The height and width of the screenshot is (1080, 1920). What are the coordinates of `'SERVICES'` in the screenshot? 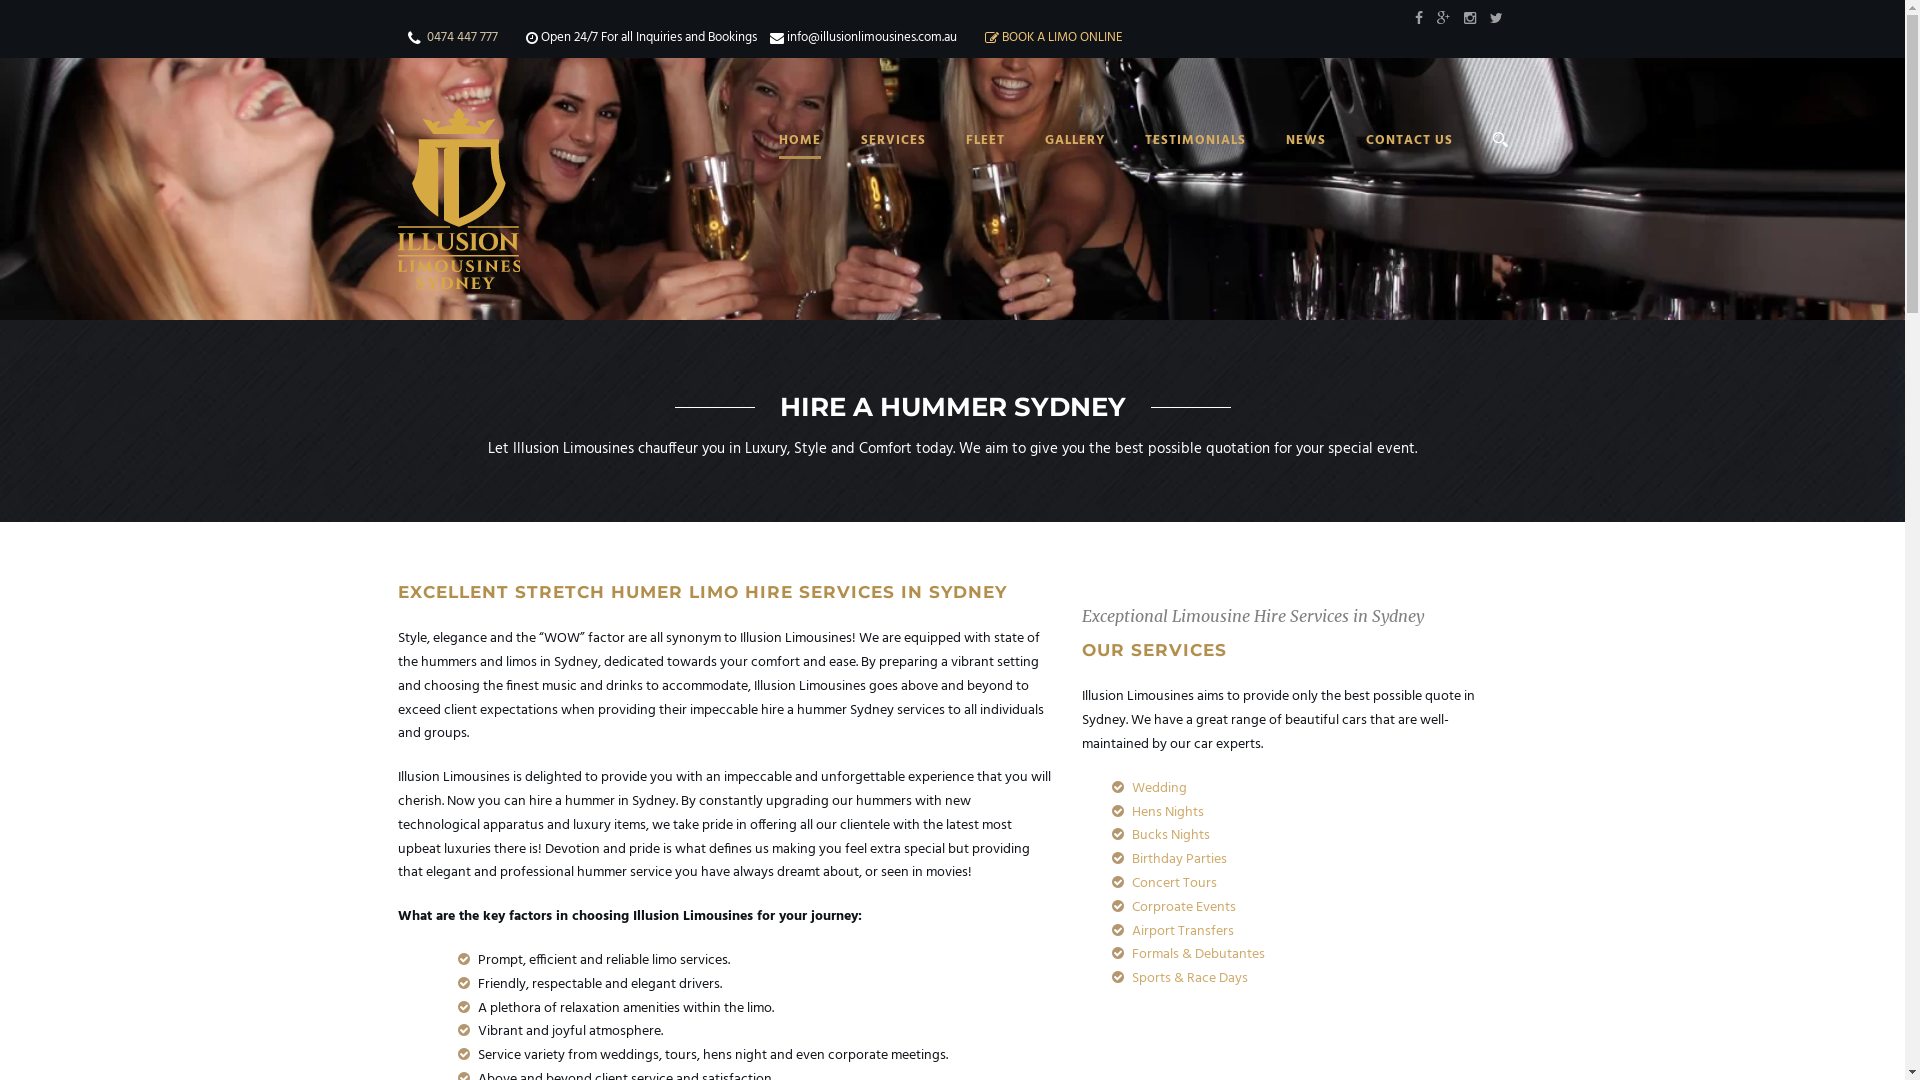 It's located at (872, 162).